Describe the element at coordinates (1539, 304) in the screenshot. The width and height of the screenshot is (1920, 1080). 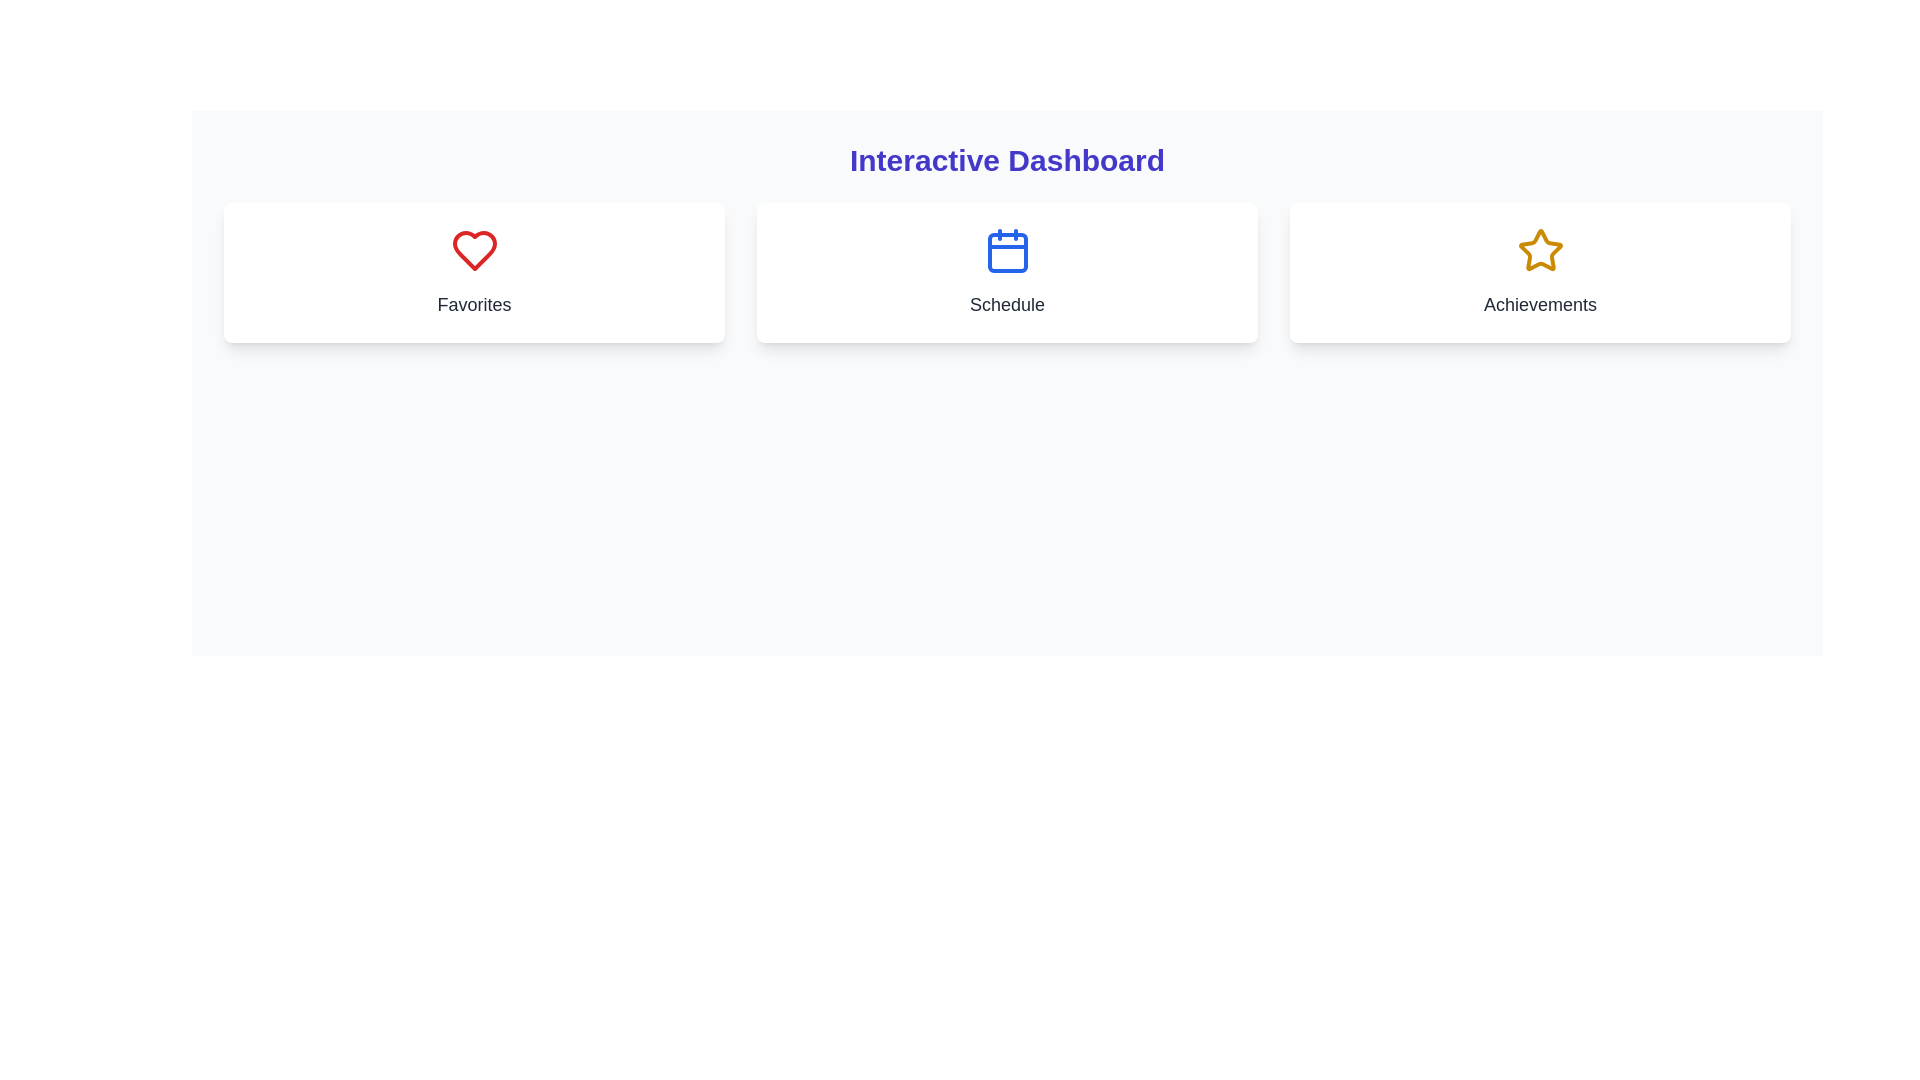
I see `the non-interactive label providing descriptive text for the 'Achievements' section, located at the bottom of a vertically-stacked group under a yellow star icon, aligned centrally within a white card` at that location.